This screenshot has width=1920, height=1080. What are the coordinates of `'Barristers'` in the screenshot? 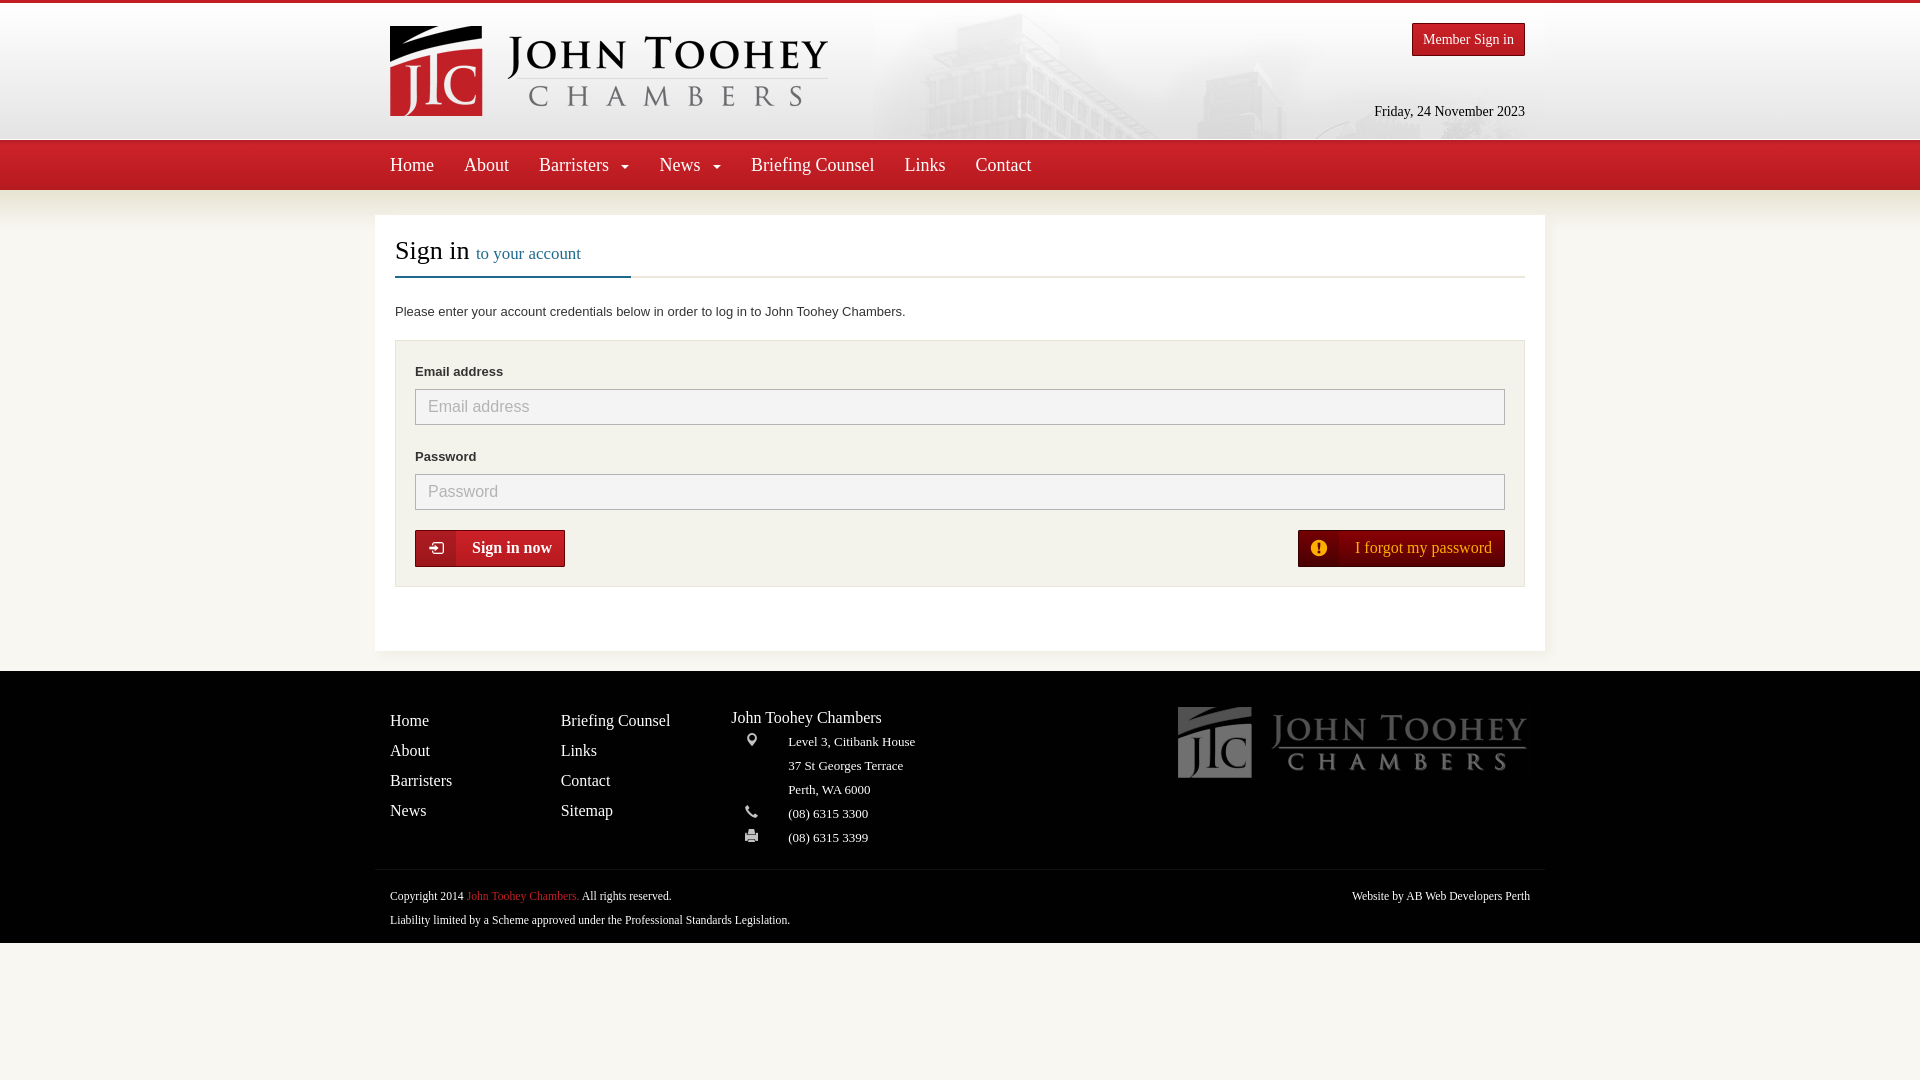 It's located at (583, 164).